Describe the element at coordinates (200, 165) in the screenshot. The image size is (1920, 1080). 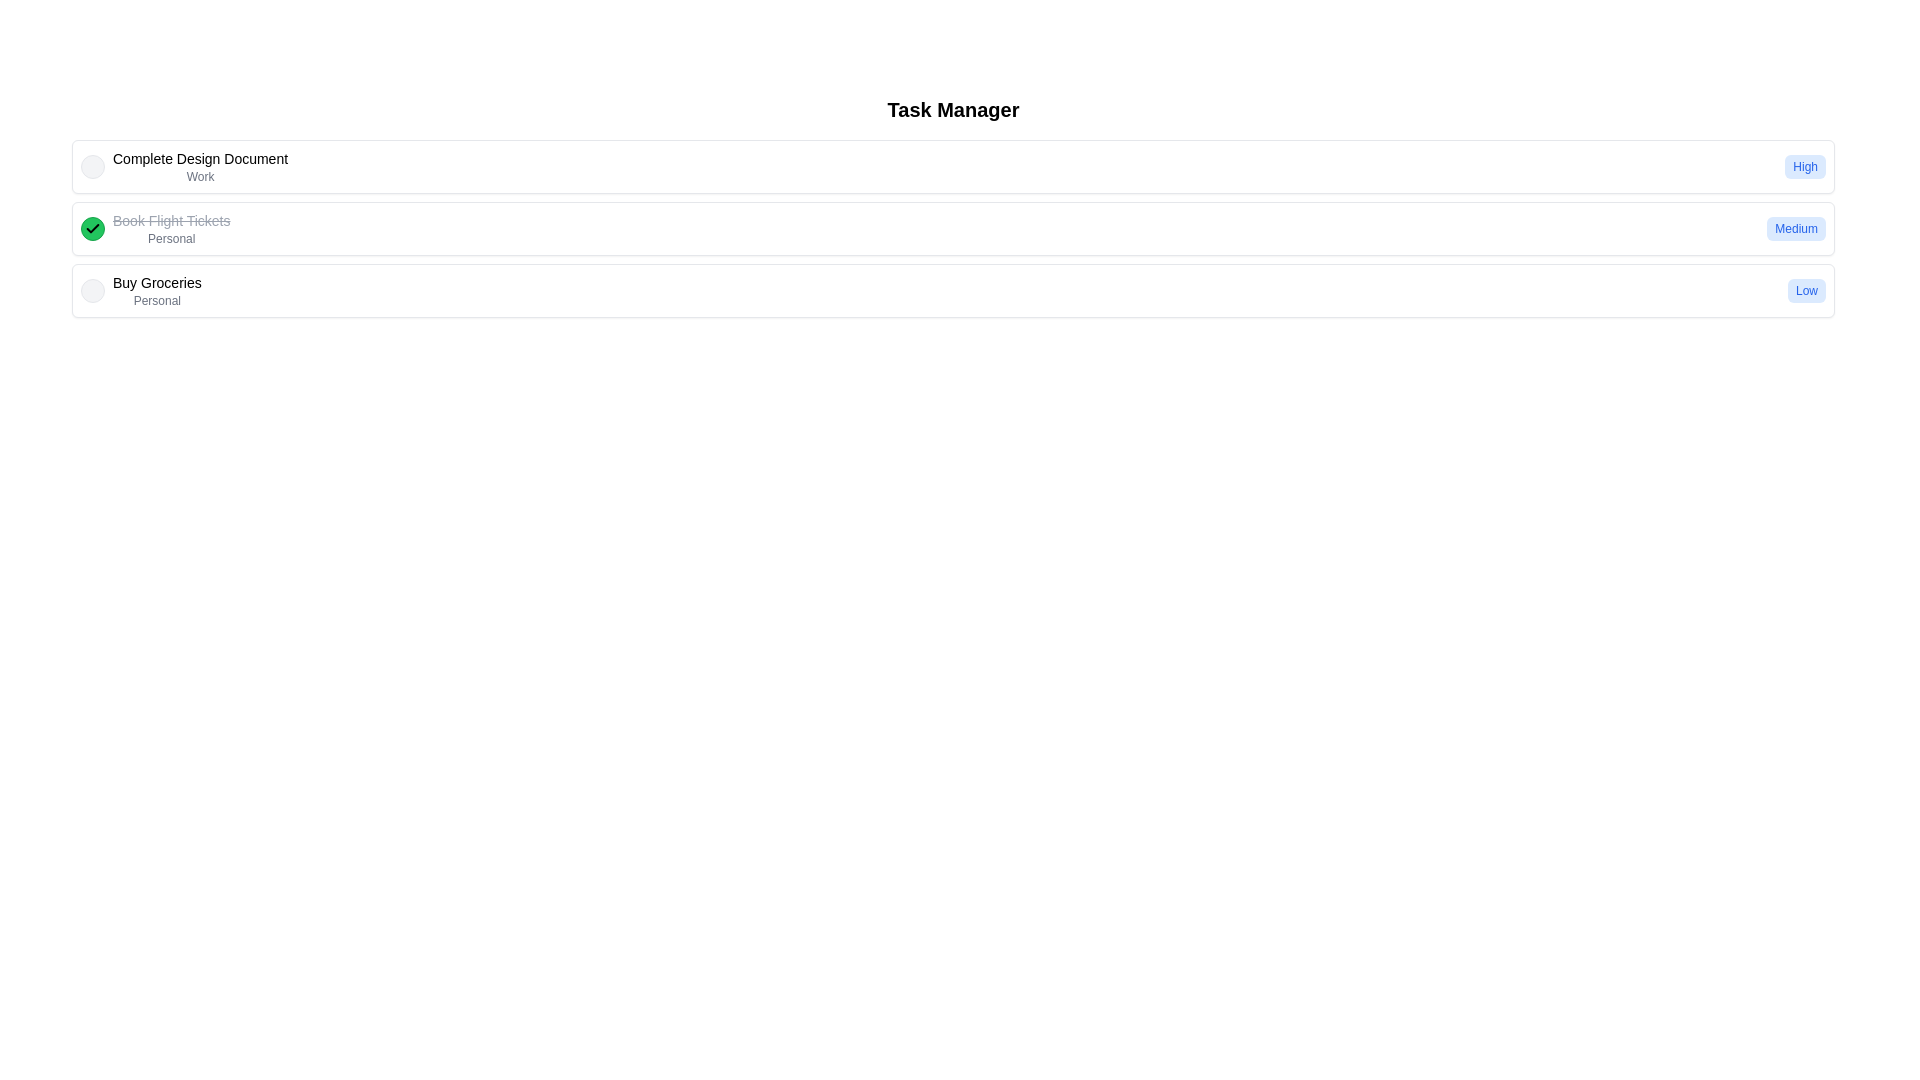
I see `the static text label that reads 'Complete Design Document'` at that location.